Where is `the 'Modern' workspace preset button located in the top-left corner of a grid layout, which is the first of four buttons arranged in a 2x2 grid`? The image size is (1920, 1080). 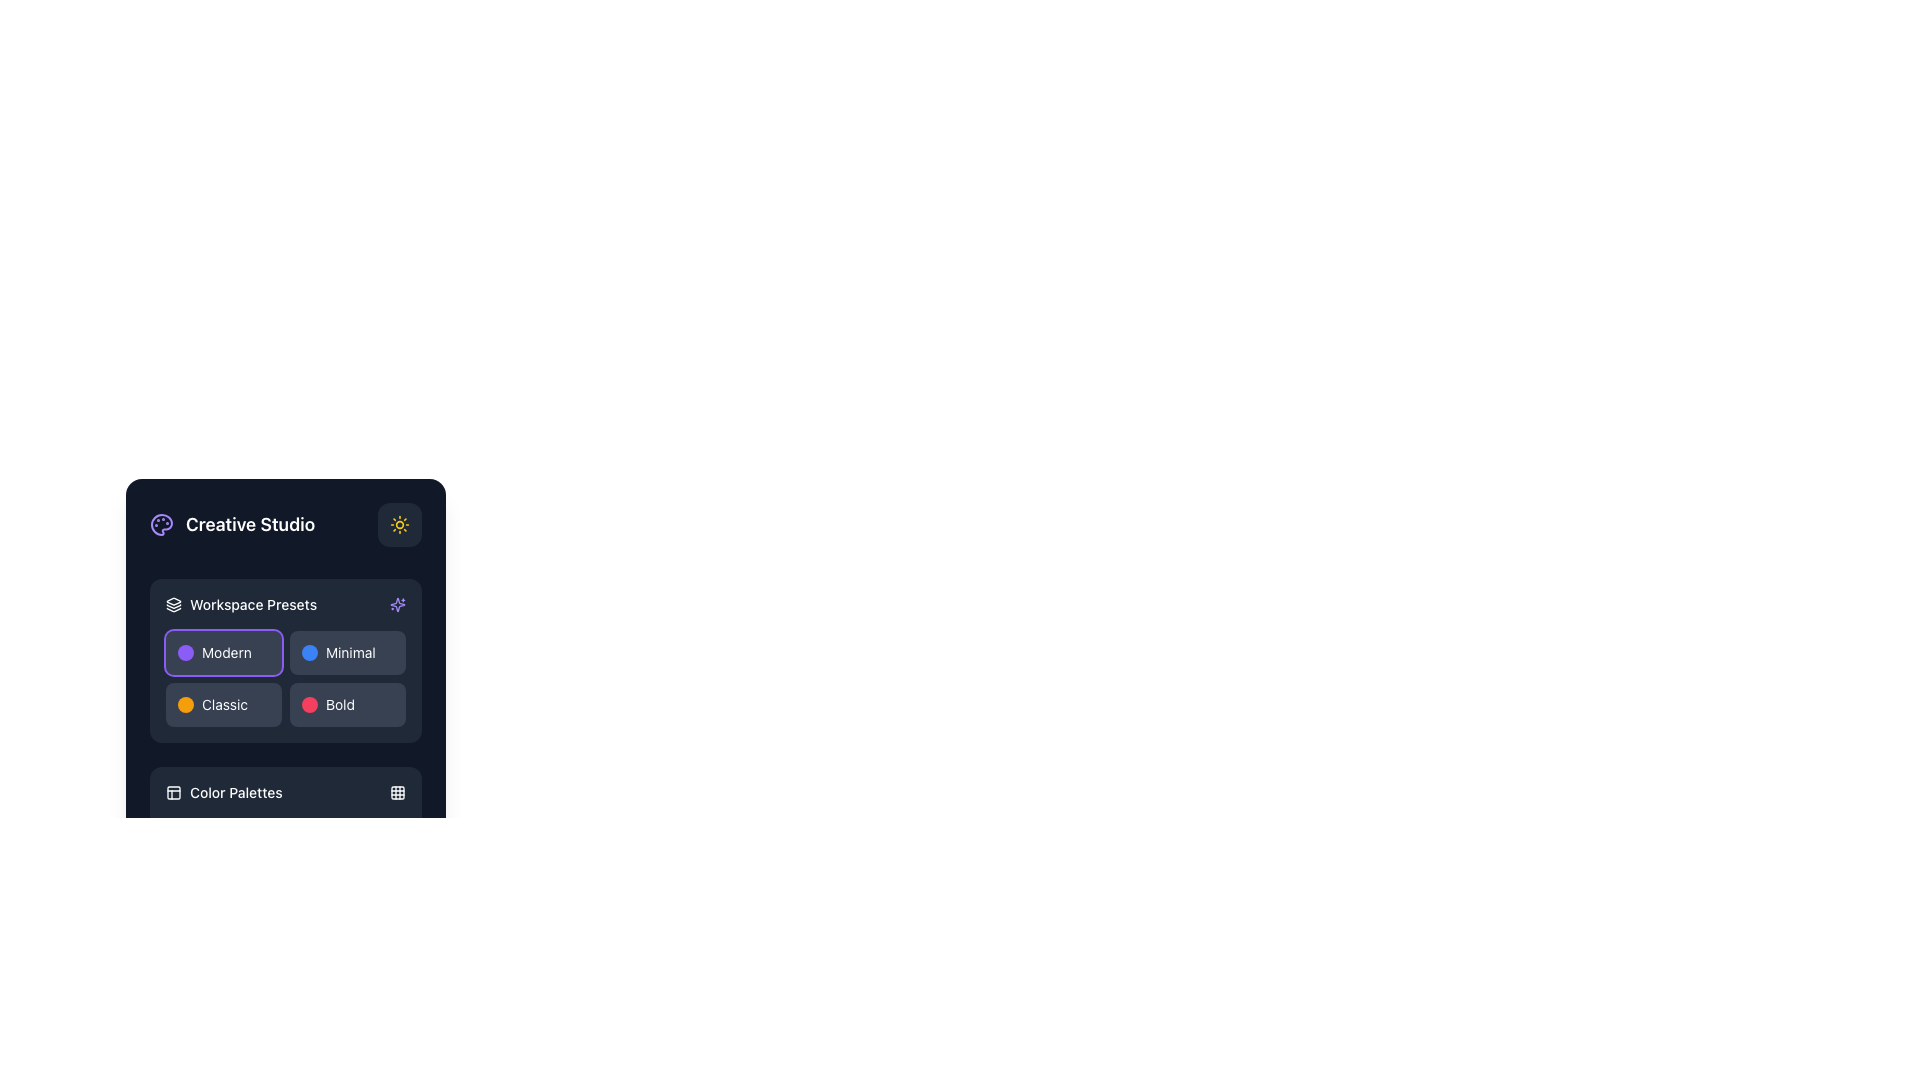 the 'Modern' workspace preset button located in the top-left corner of a grid layout, which is the first of four buttons arranged in a 2x2 grid is located at coordinates (224, 652).